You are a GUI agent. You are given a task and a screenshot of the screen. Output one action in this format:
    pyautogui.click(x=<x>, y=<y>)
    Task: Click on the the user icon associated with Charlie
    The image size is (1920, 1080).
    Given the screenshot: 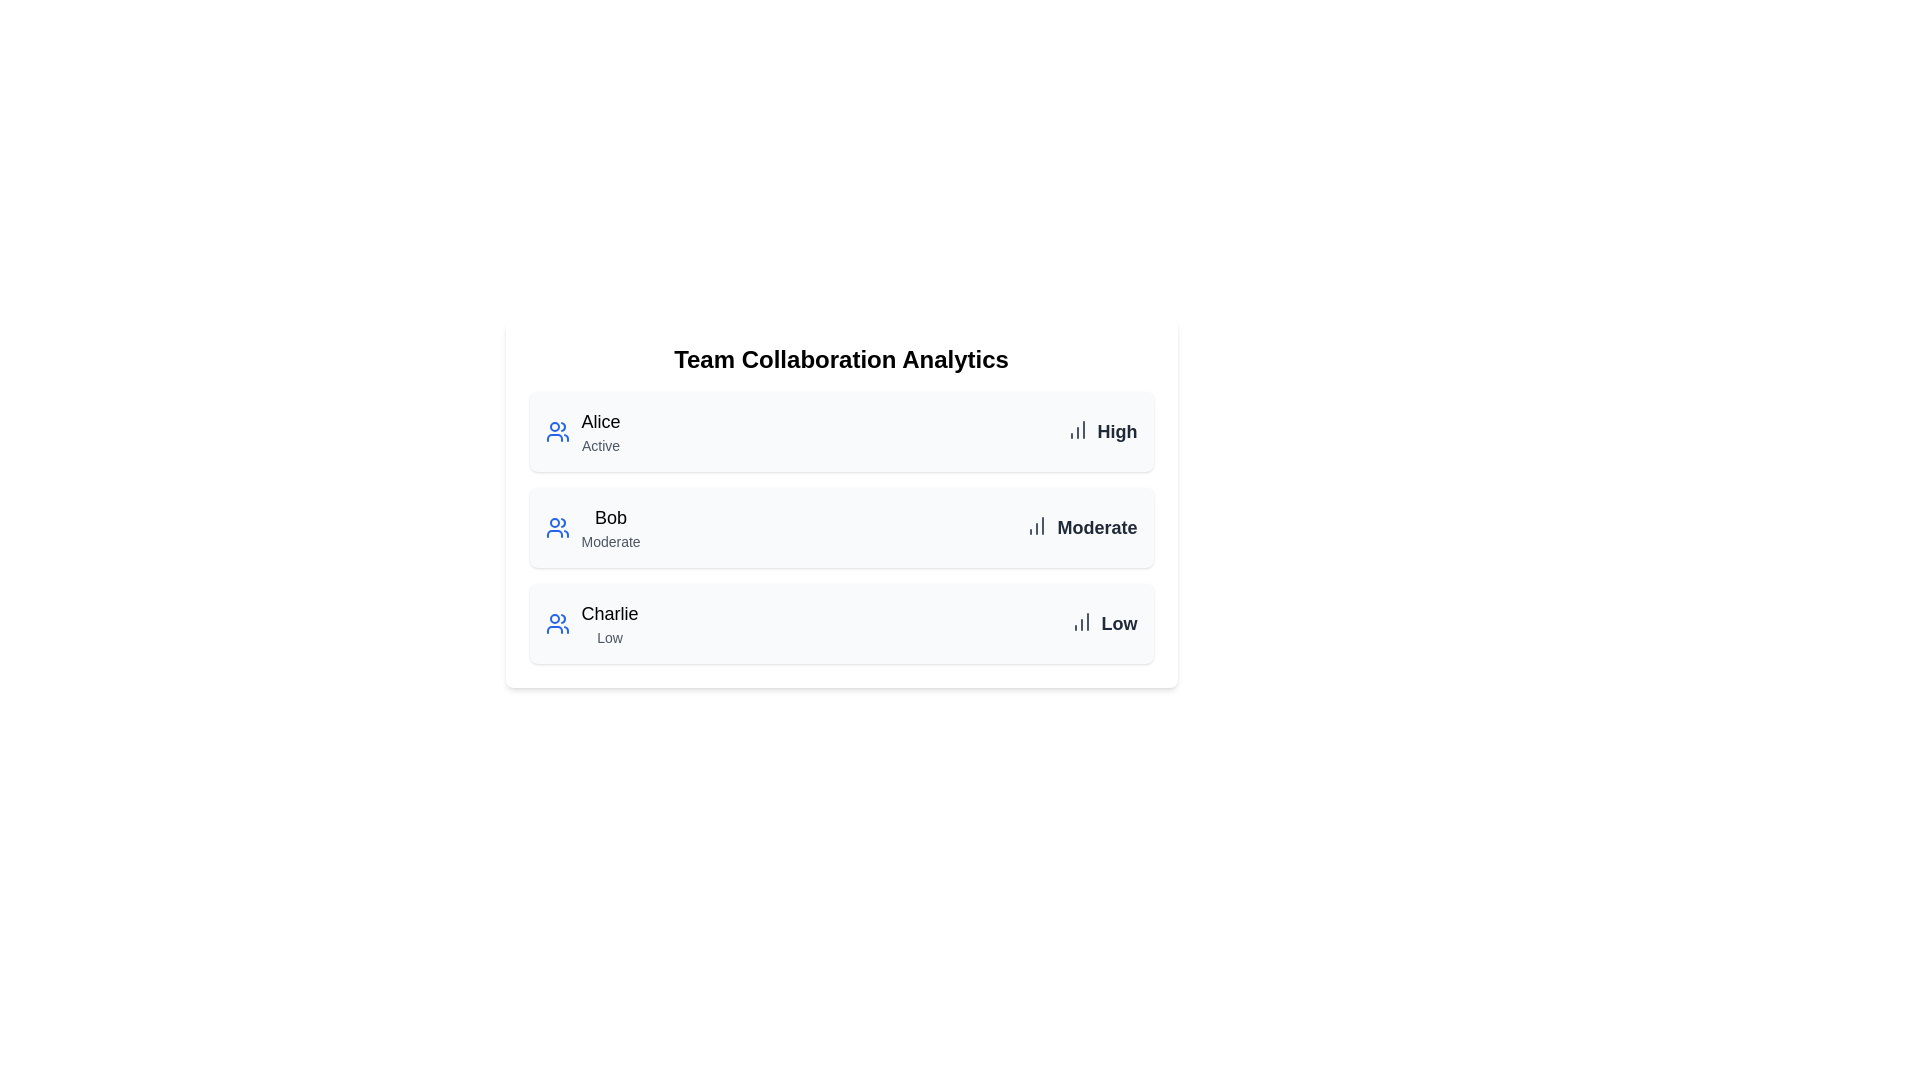 What is the action you would take?
    pyautogui.click(x=557, y=623)
    